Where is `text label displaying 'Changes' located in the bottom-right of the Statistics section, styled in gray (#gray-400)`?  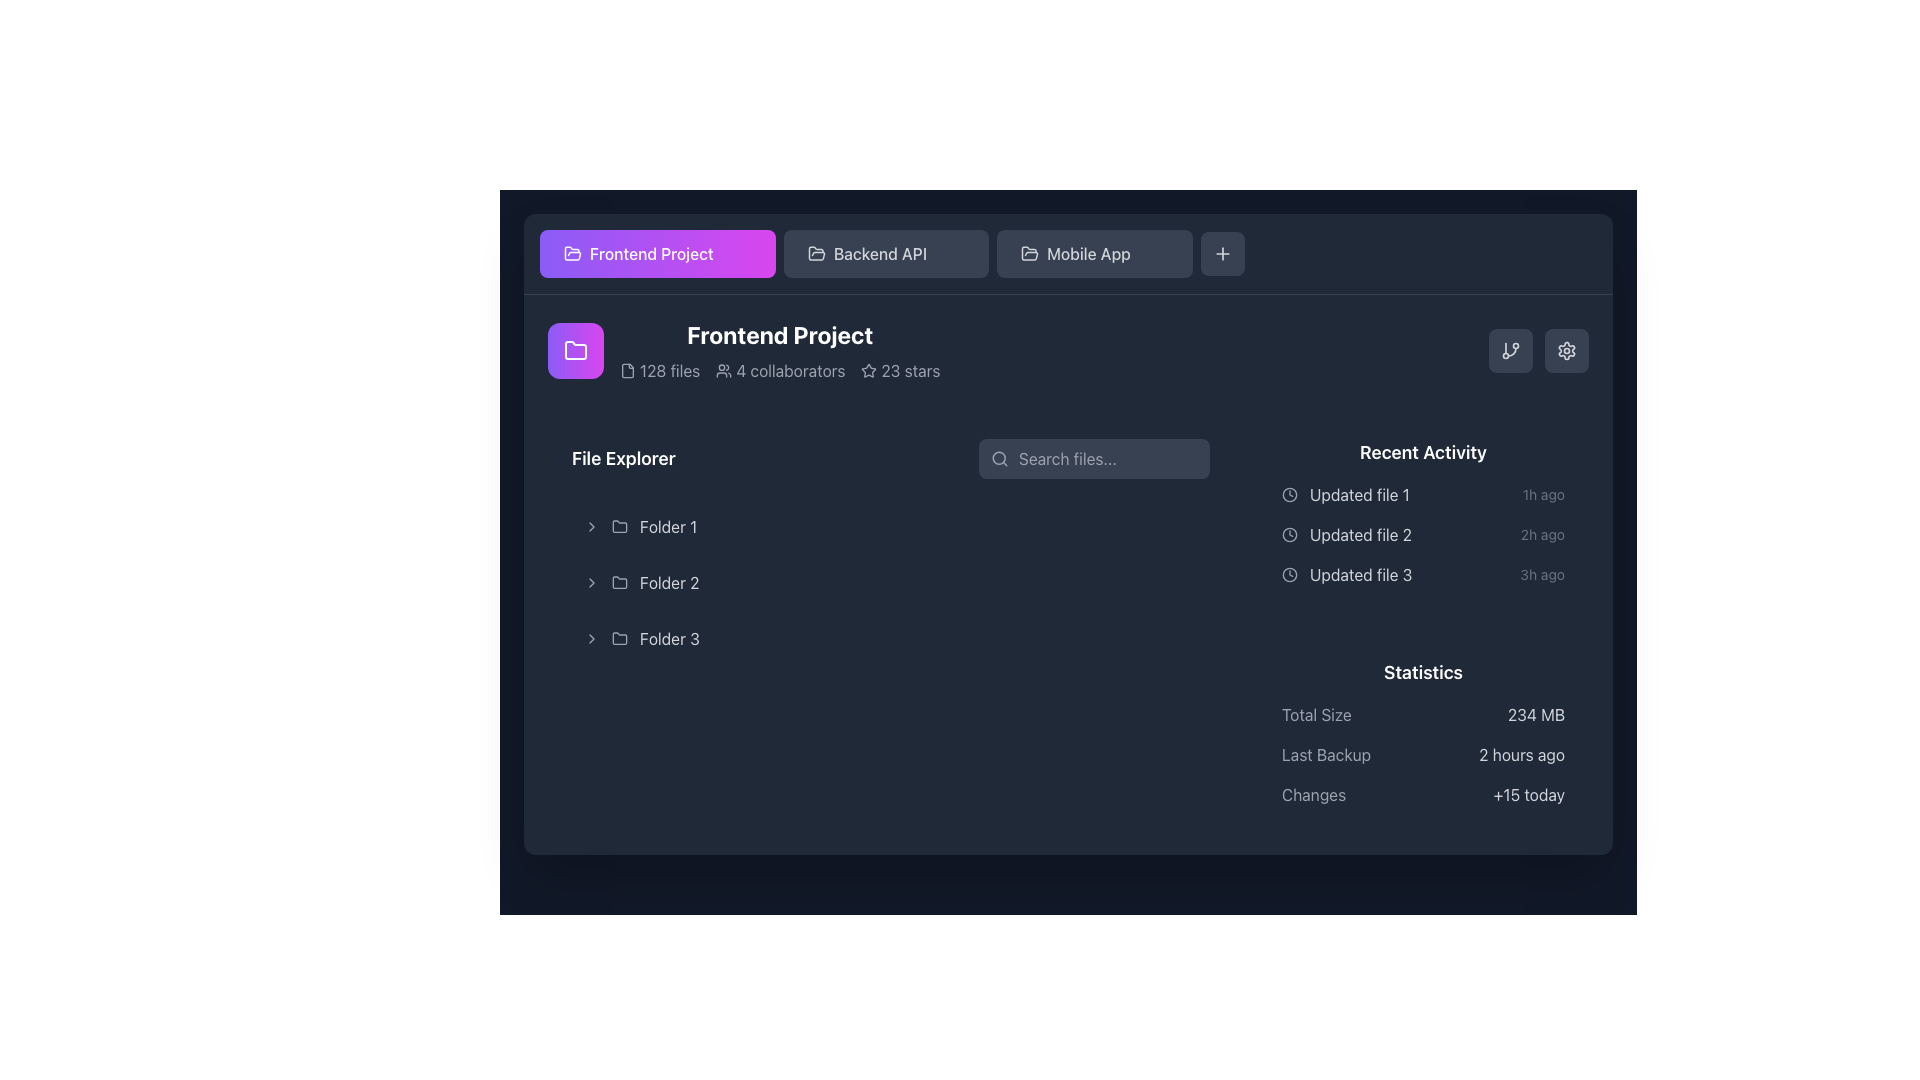 text label displaying 'Changes' located in the bottom-right of the Statistics section, styled in gray (#gray-400) is located at coordinates (1314, 793).